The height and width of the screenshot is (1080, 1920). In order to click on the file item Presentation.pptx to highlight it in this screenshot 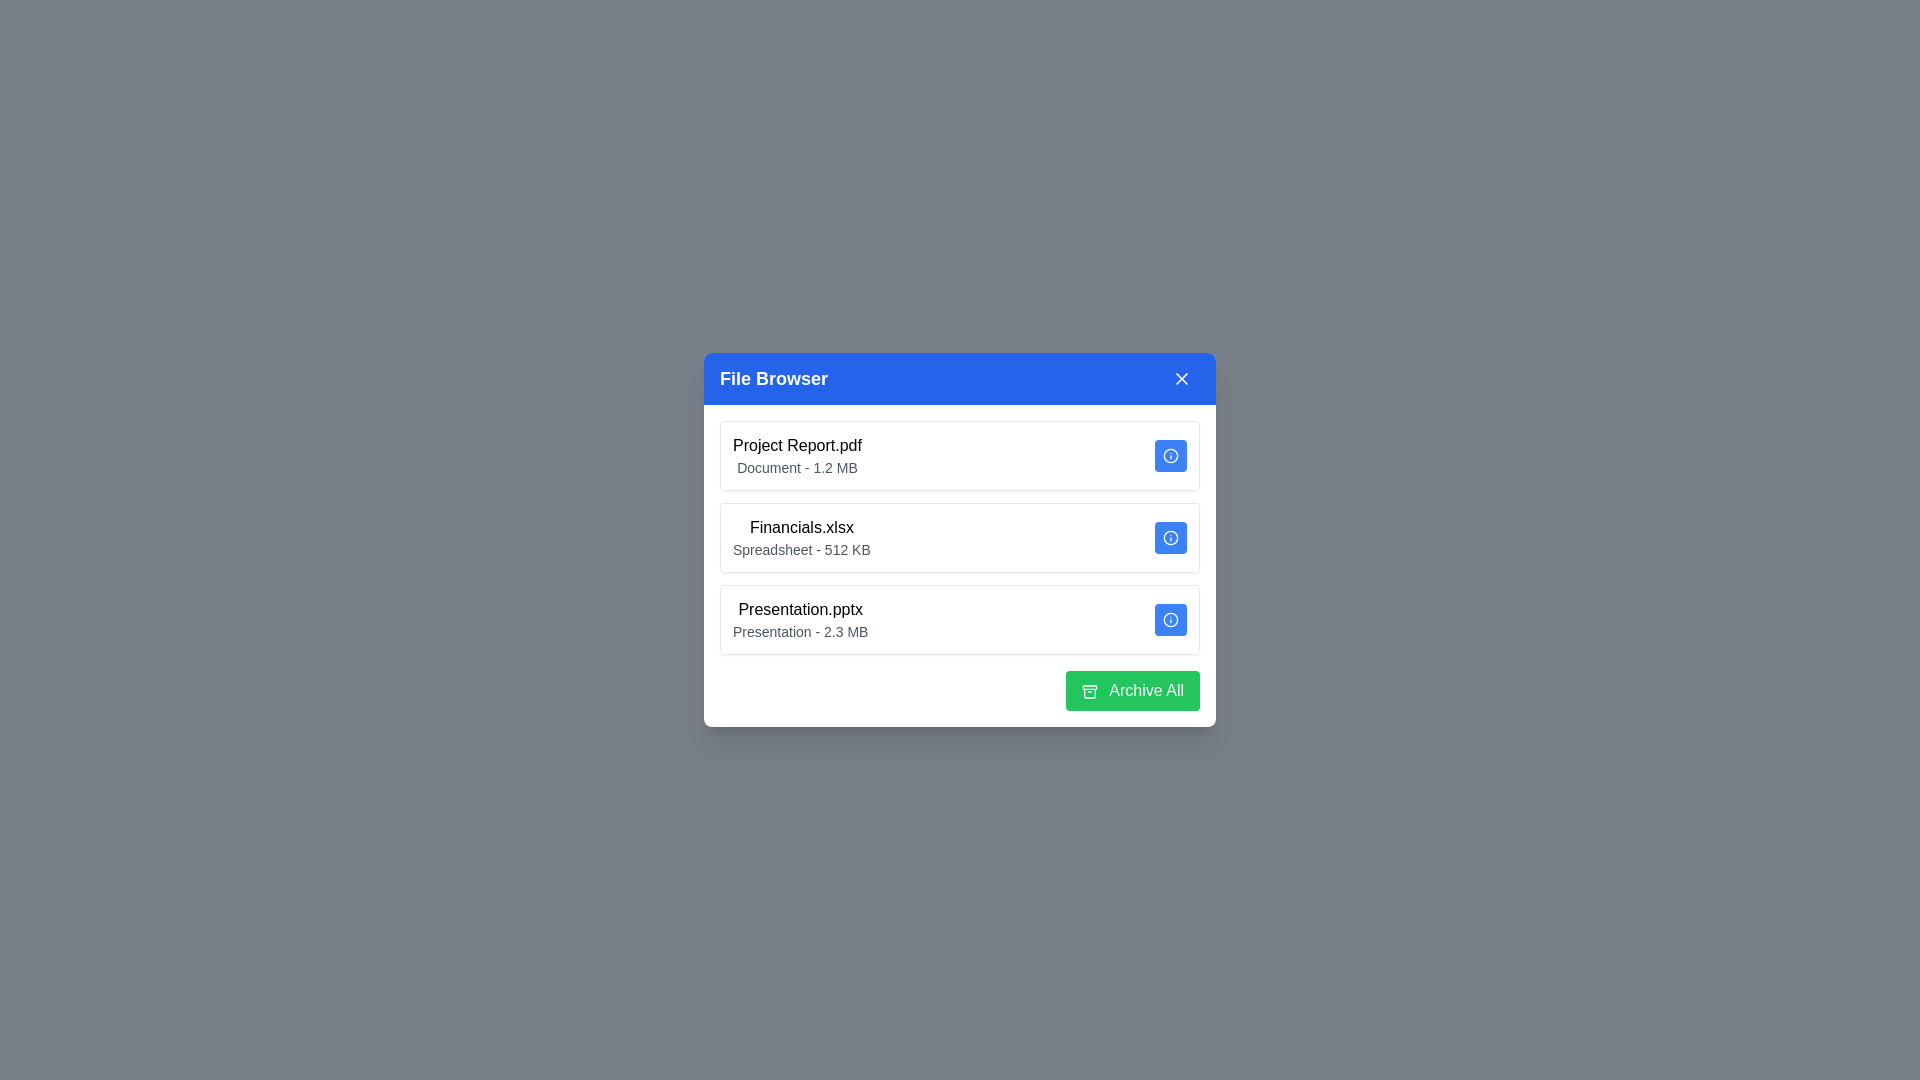, I will do `click(960, 619)`.